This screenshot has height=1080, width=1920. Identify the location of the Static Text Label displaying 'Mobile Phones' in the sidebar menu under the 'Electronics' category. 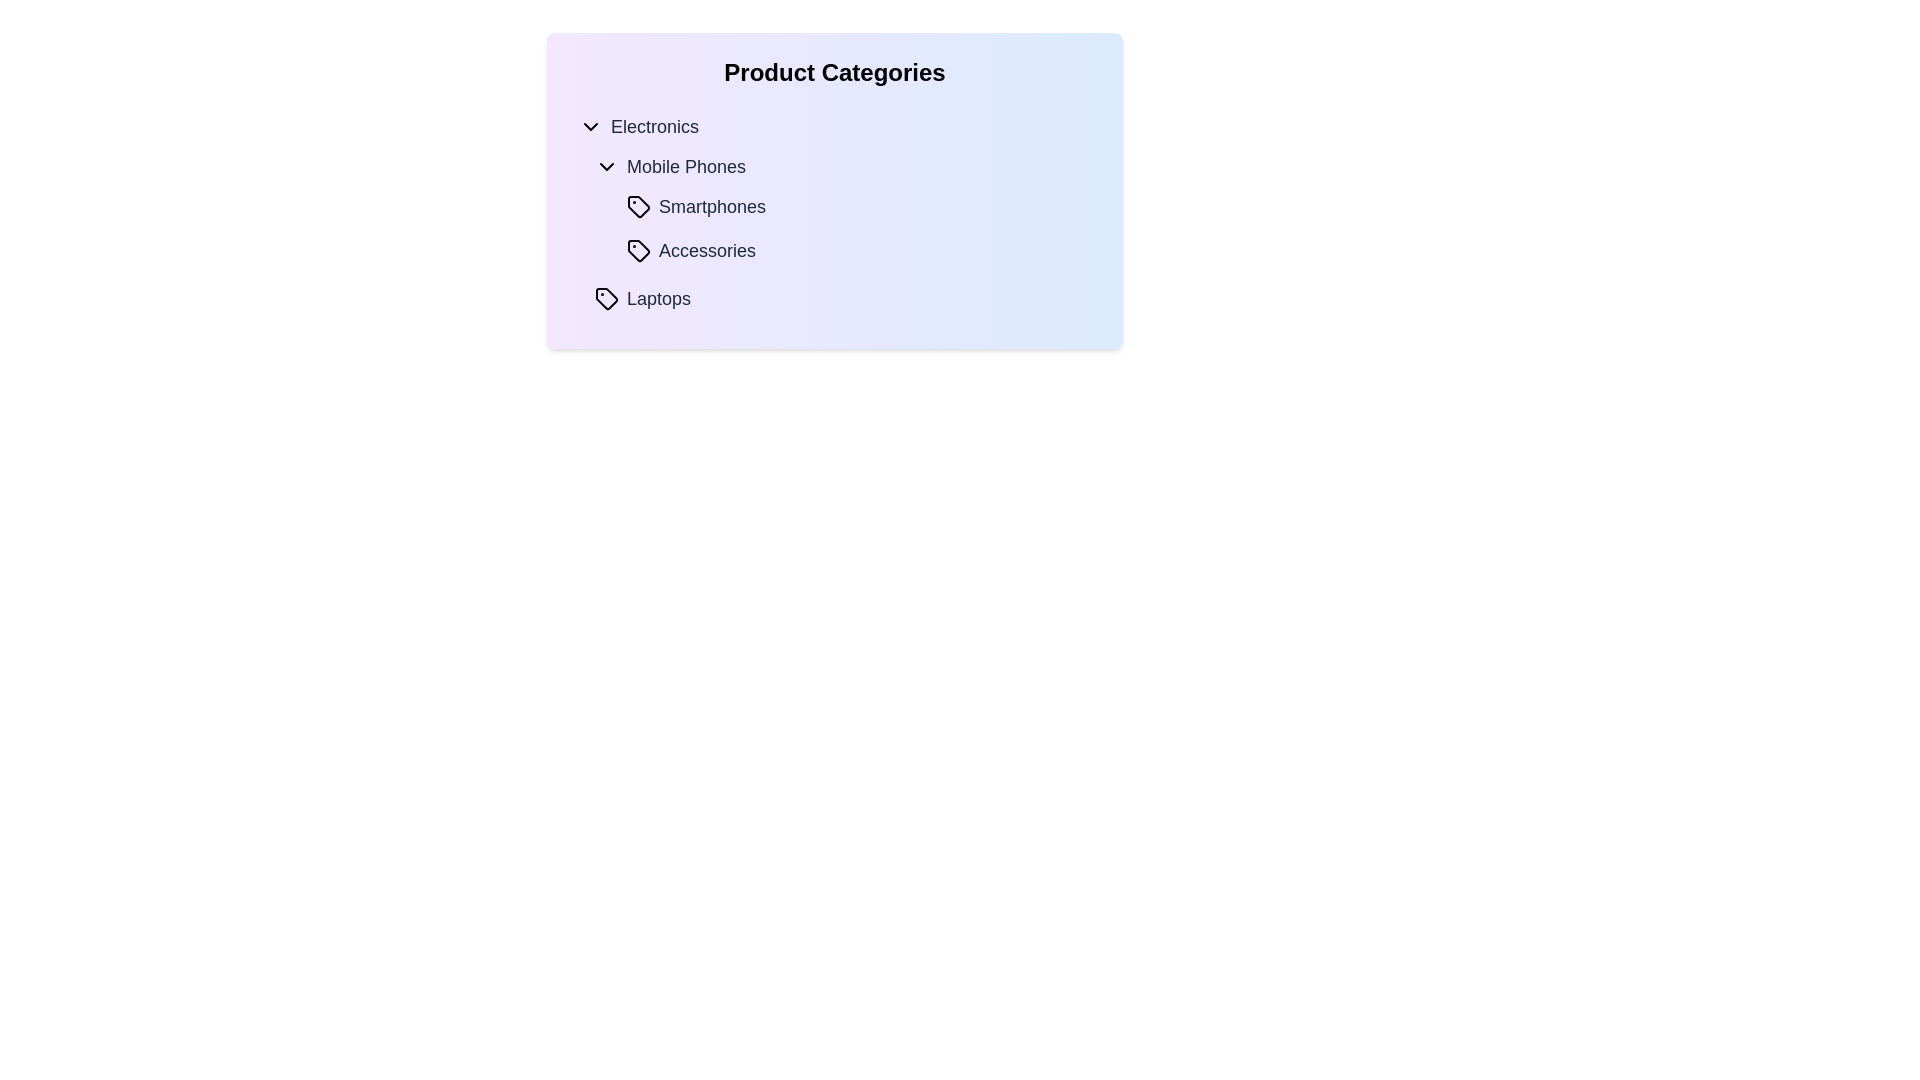
(686, 165).